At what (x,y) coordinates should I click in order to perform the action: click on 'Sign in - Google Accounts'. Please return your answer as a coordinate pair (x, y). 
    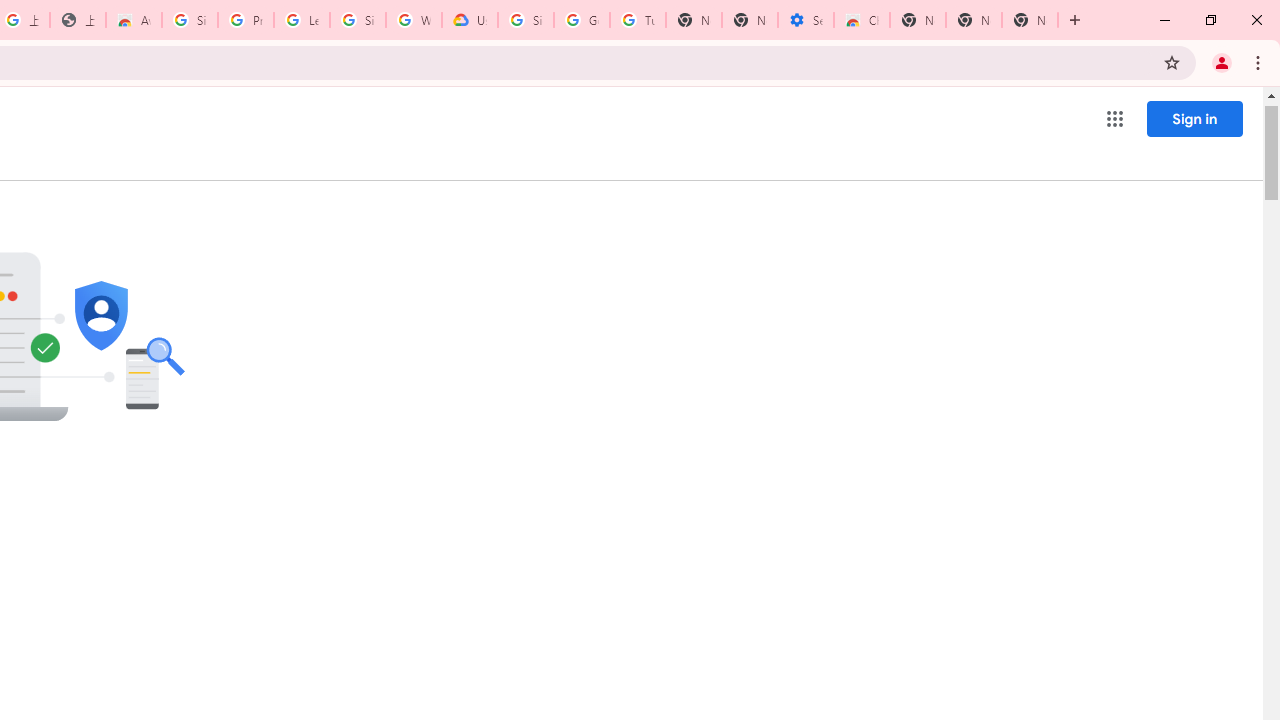
    Looking at the image, I should click on (190, 20).